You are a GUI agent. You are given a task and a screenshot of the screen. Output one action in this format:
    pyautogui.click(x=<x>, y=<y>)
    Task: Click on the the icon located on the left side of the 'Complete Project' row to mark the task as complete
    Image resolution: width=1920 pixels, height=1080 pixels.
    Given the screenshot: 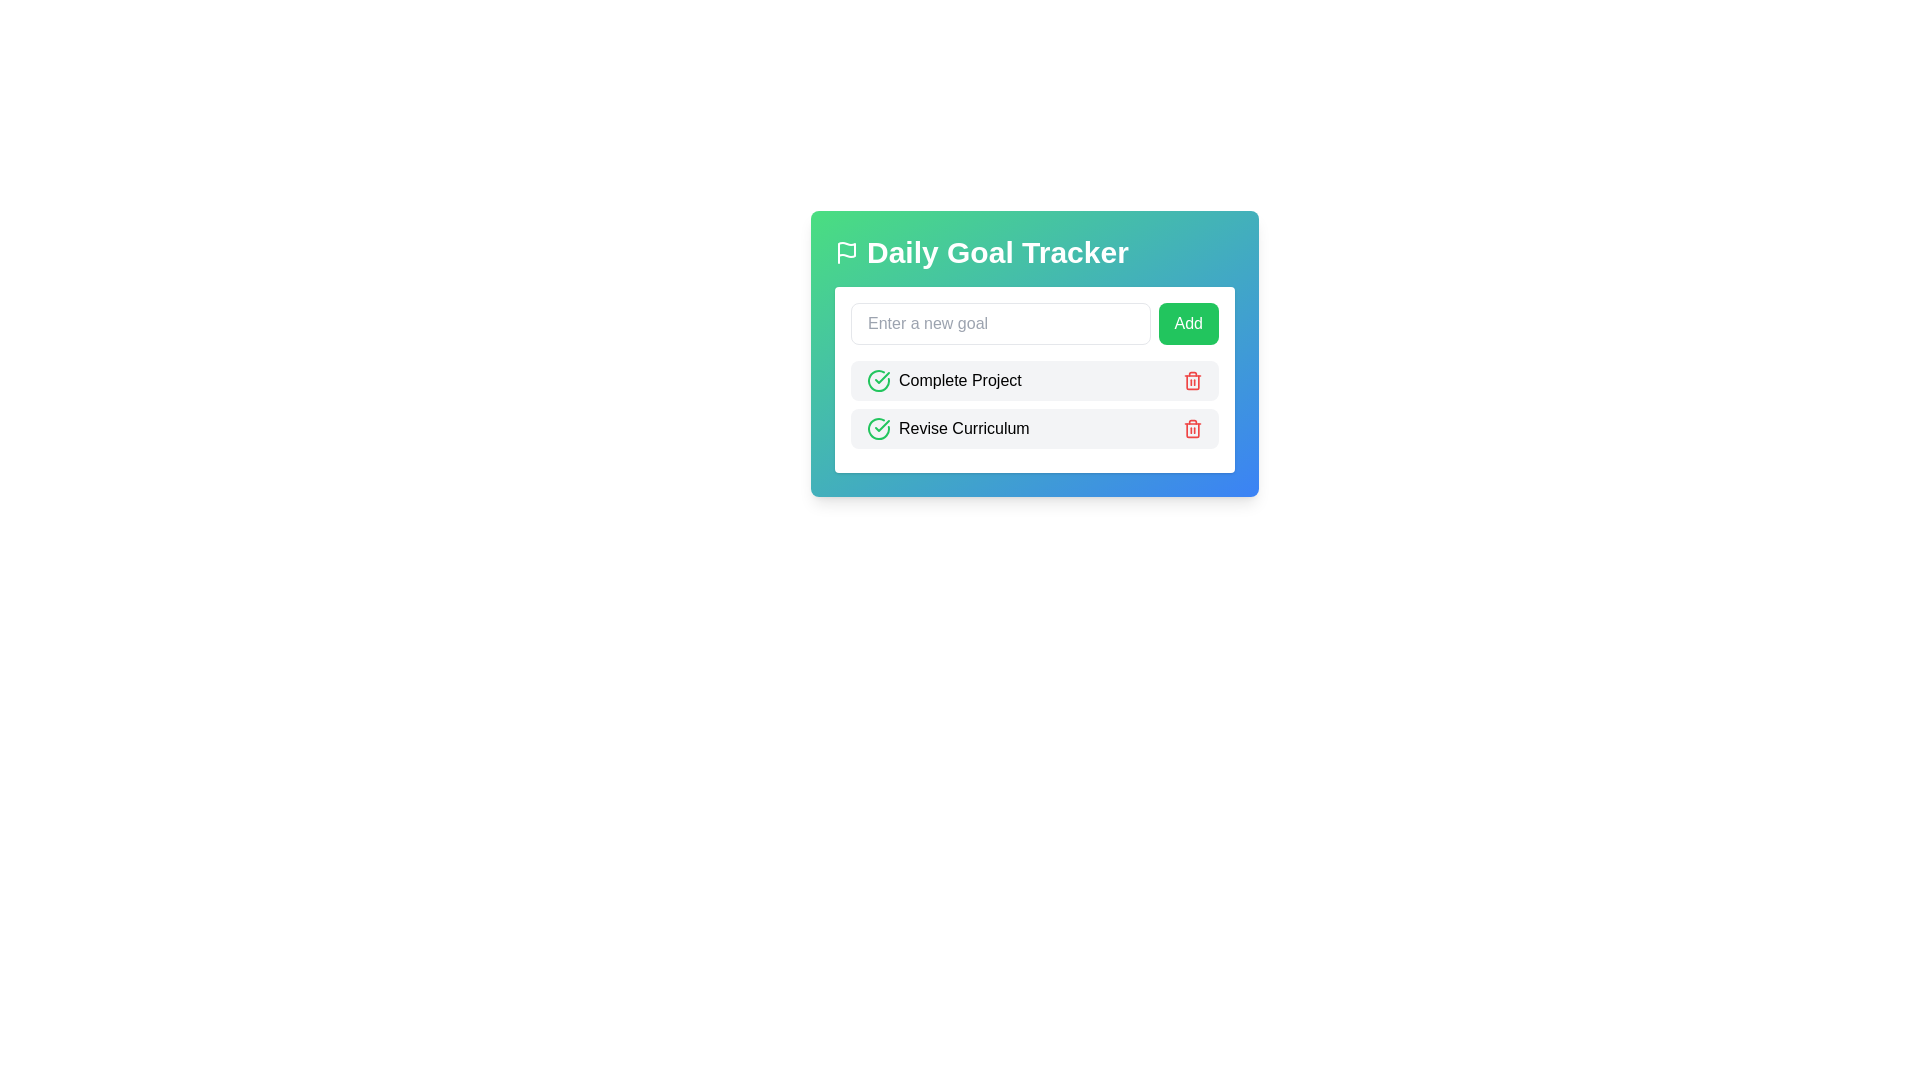 What is the action you would take?
    pyautogui.click(x=878, y=381)
    